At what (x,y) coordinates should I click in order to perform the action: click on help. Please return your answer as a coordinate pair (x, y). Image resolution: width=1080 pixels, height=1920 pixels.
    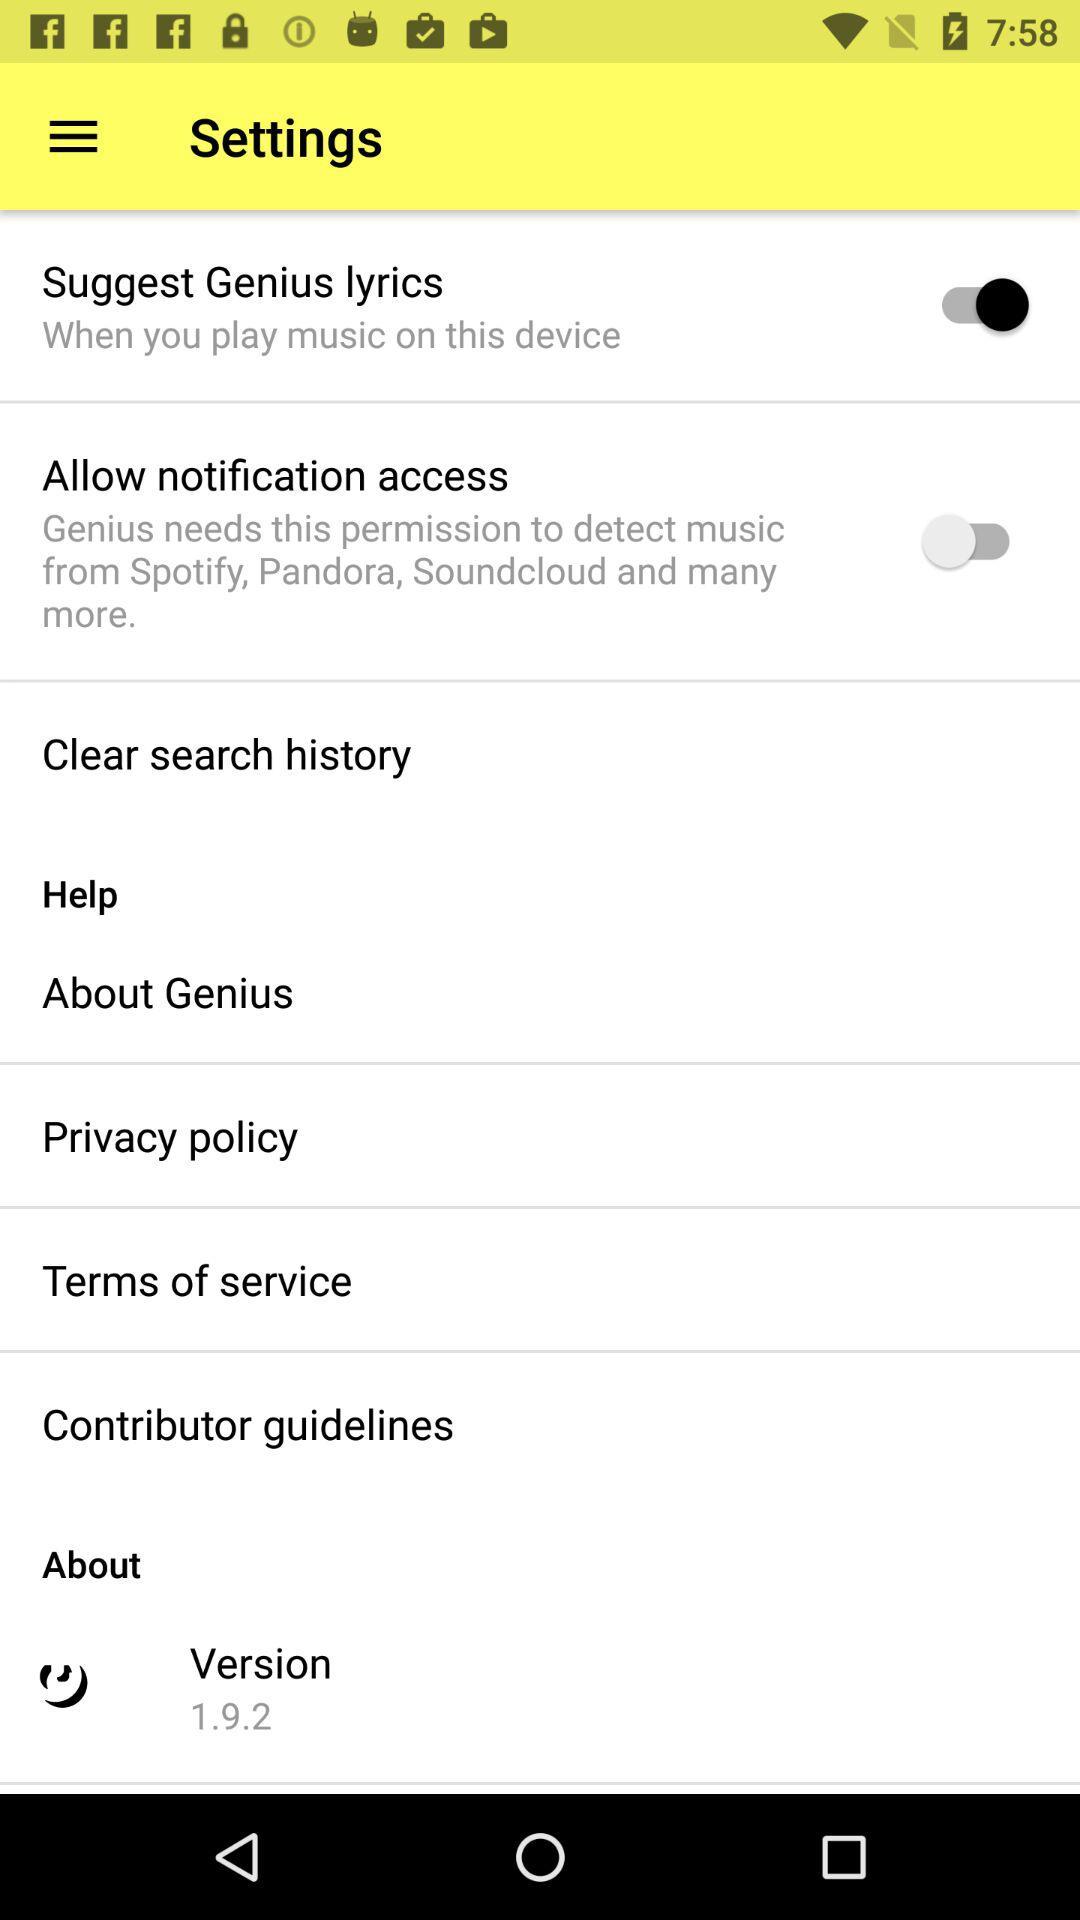
    Looking at the image, I should click on (540, 872).